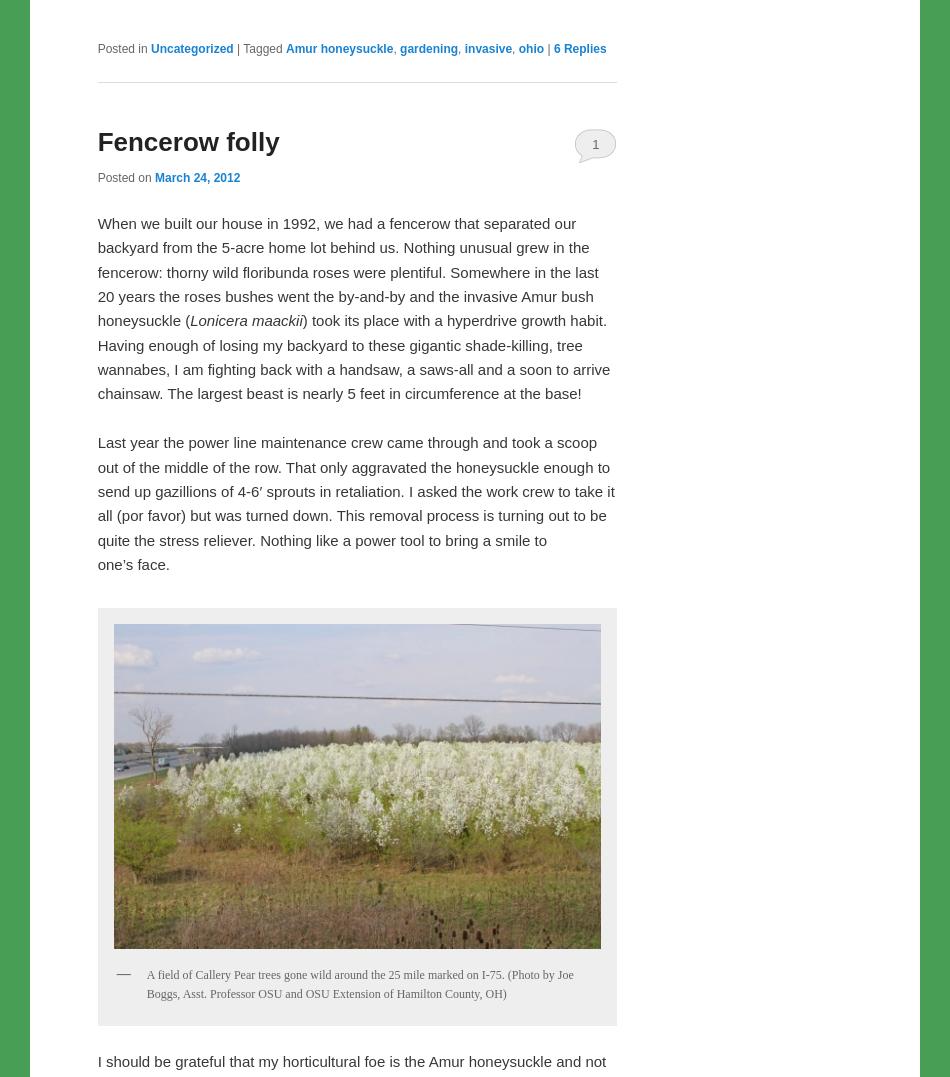  What do you see at coordinates (121, 48) in the screenshot?
I see `'Posted in'` at bounding box center [121, 48].